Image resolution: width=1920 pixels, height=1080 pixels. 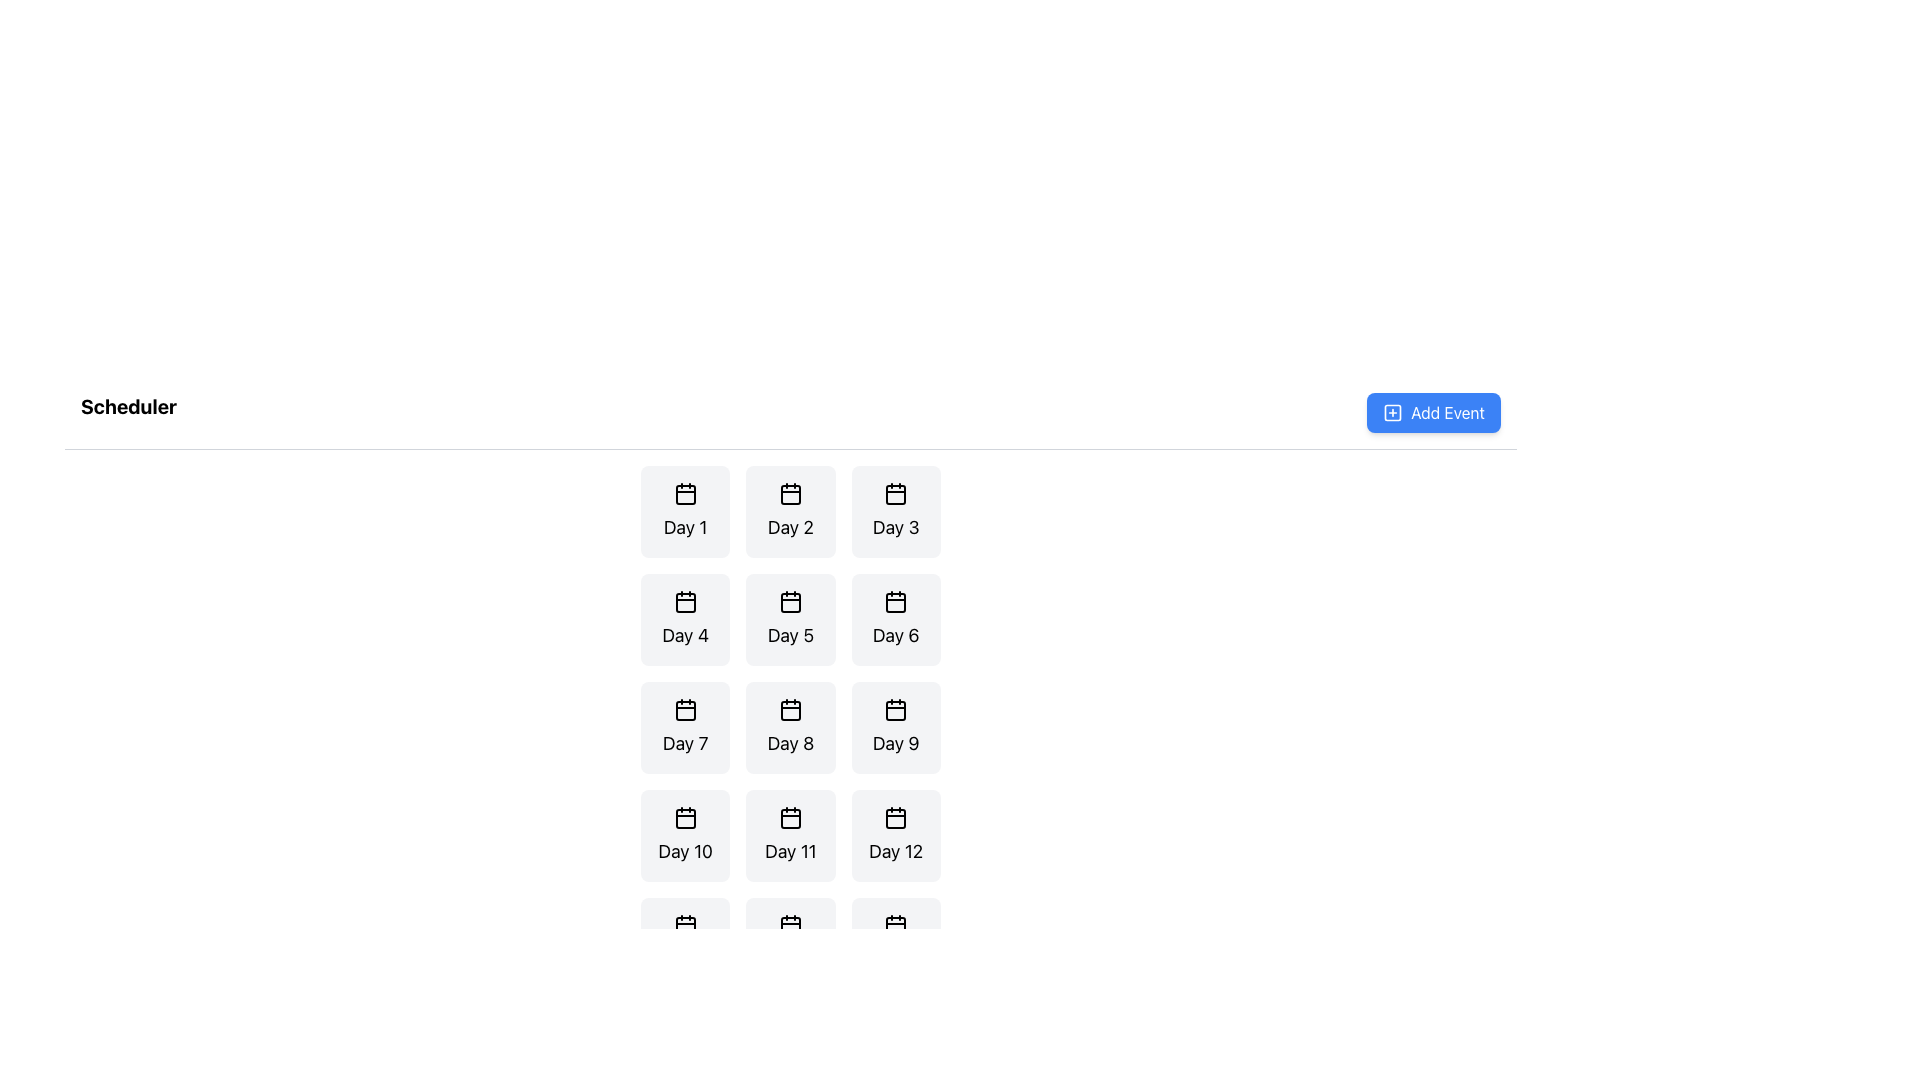 I want to click on the calendar icon located at the top of the card labeled 'Day 7' in the third row and first column of a 4x3 grid, so click(x=685, y=708).